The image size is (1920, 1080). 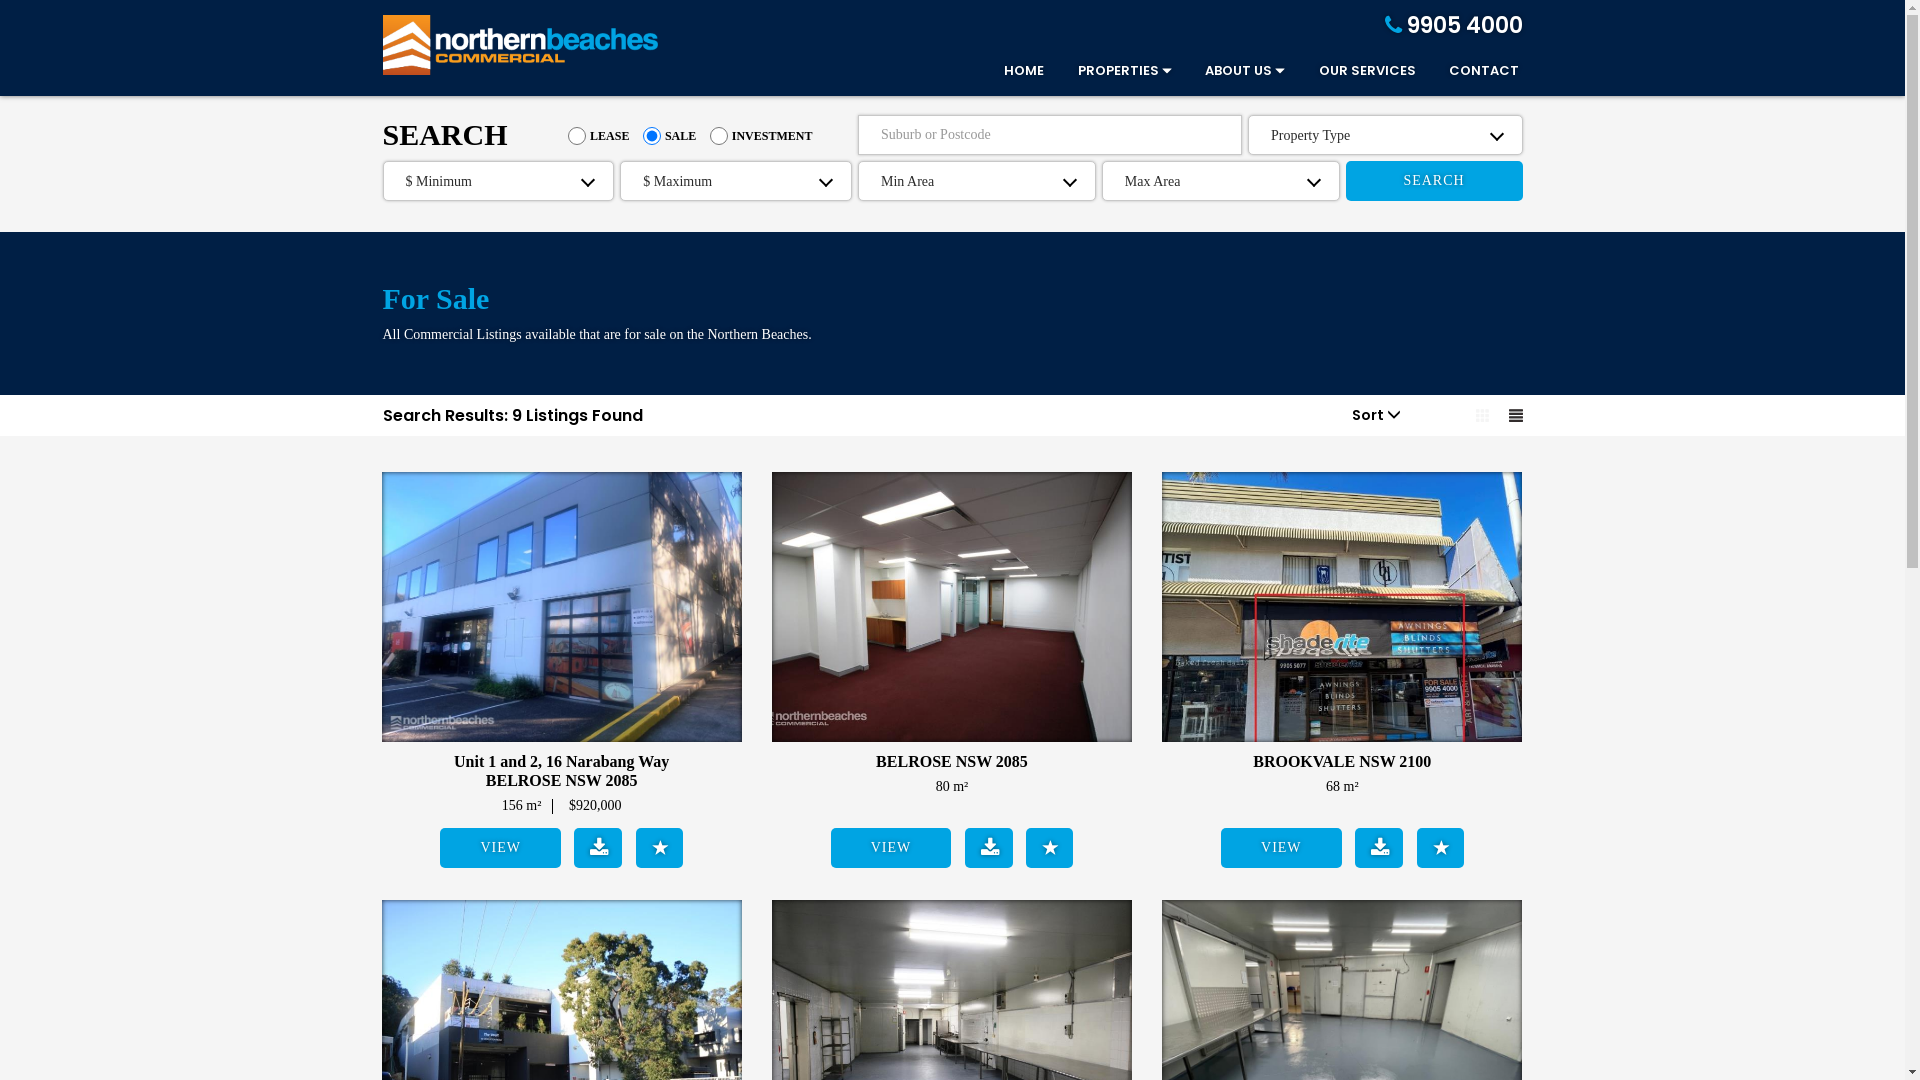 I want to click on 'ABOUT US', so click(x=1175, y=72).